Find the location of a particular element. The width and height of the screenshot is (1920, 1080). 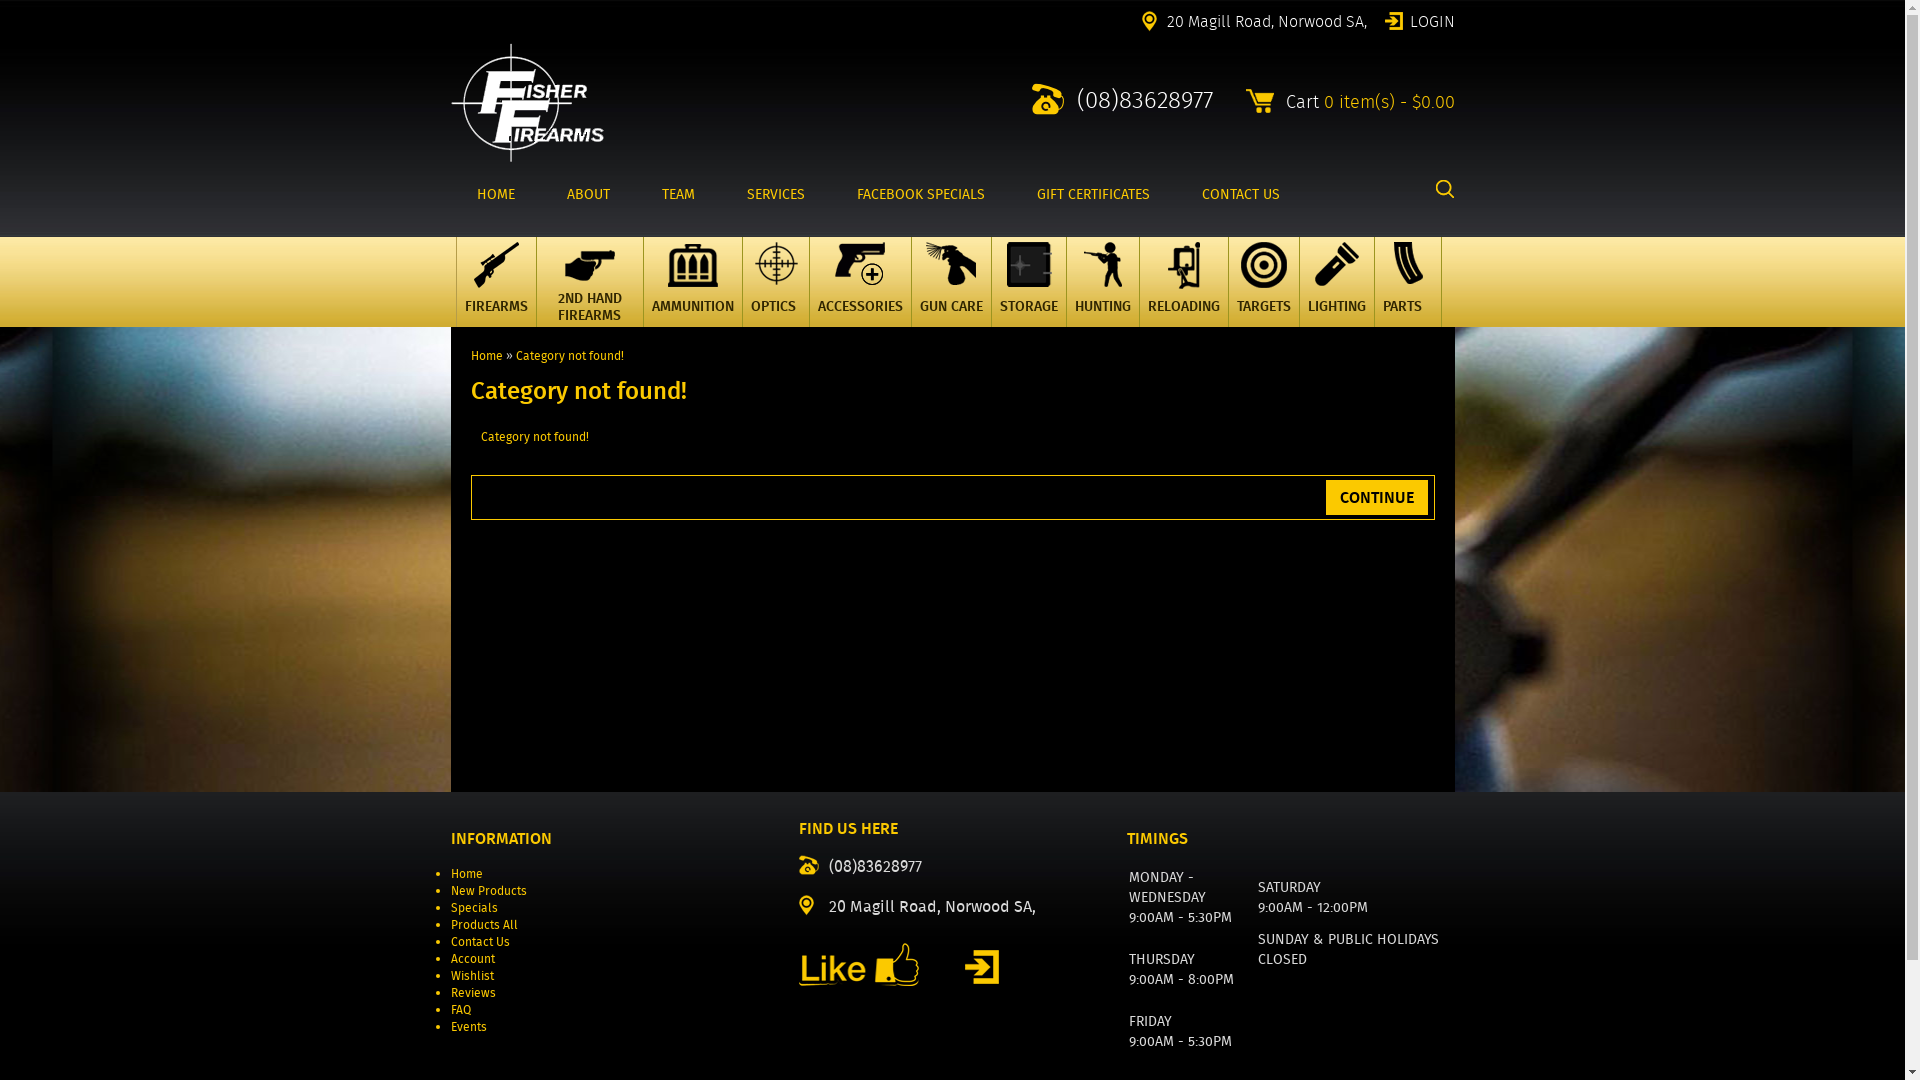

'Account' is located at coordinates (470, 957).